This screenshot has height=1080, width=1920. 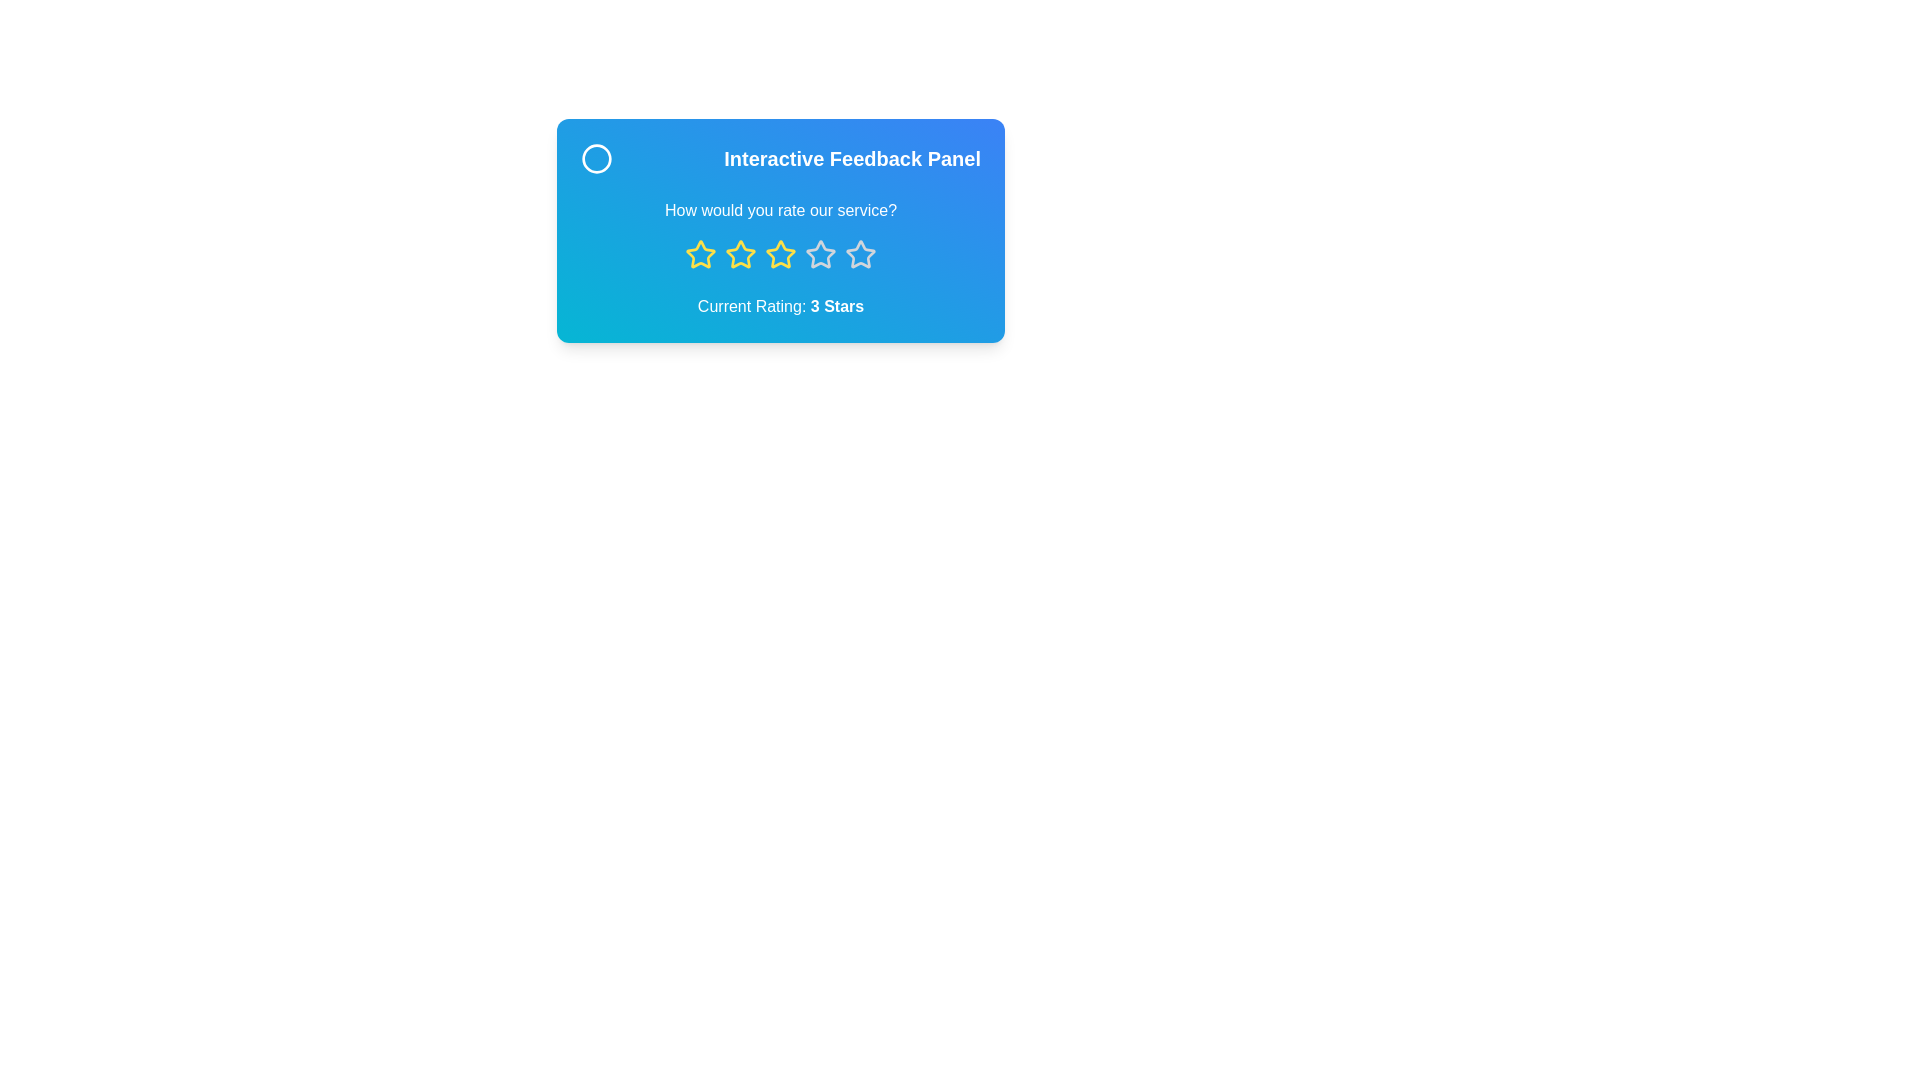 What do you see at coordinates (780, 253) in the screenshot?
I see `the visual state of the third star icon in the rating component, which is located below the text 'How would you rate our service?' on a blue background card` at bounding box center [780, 253].